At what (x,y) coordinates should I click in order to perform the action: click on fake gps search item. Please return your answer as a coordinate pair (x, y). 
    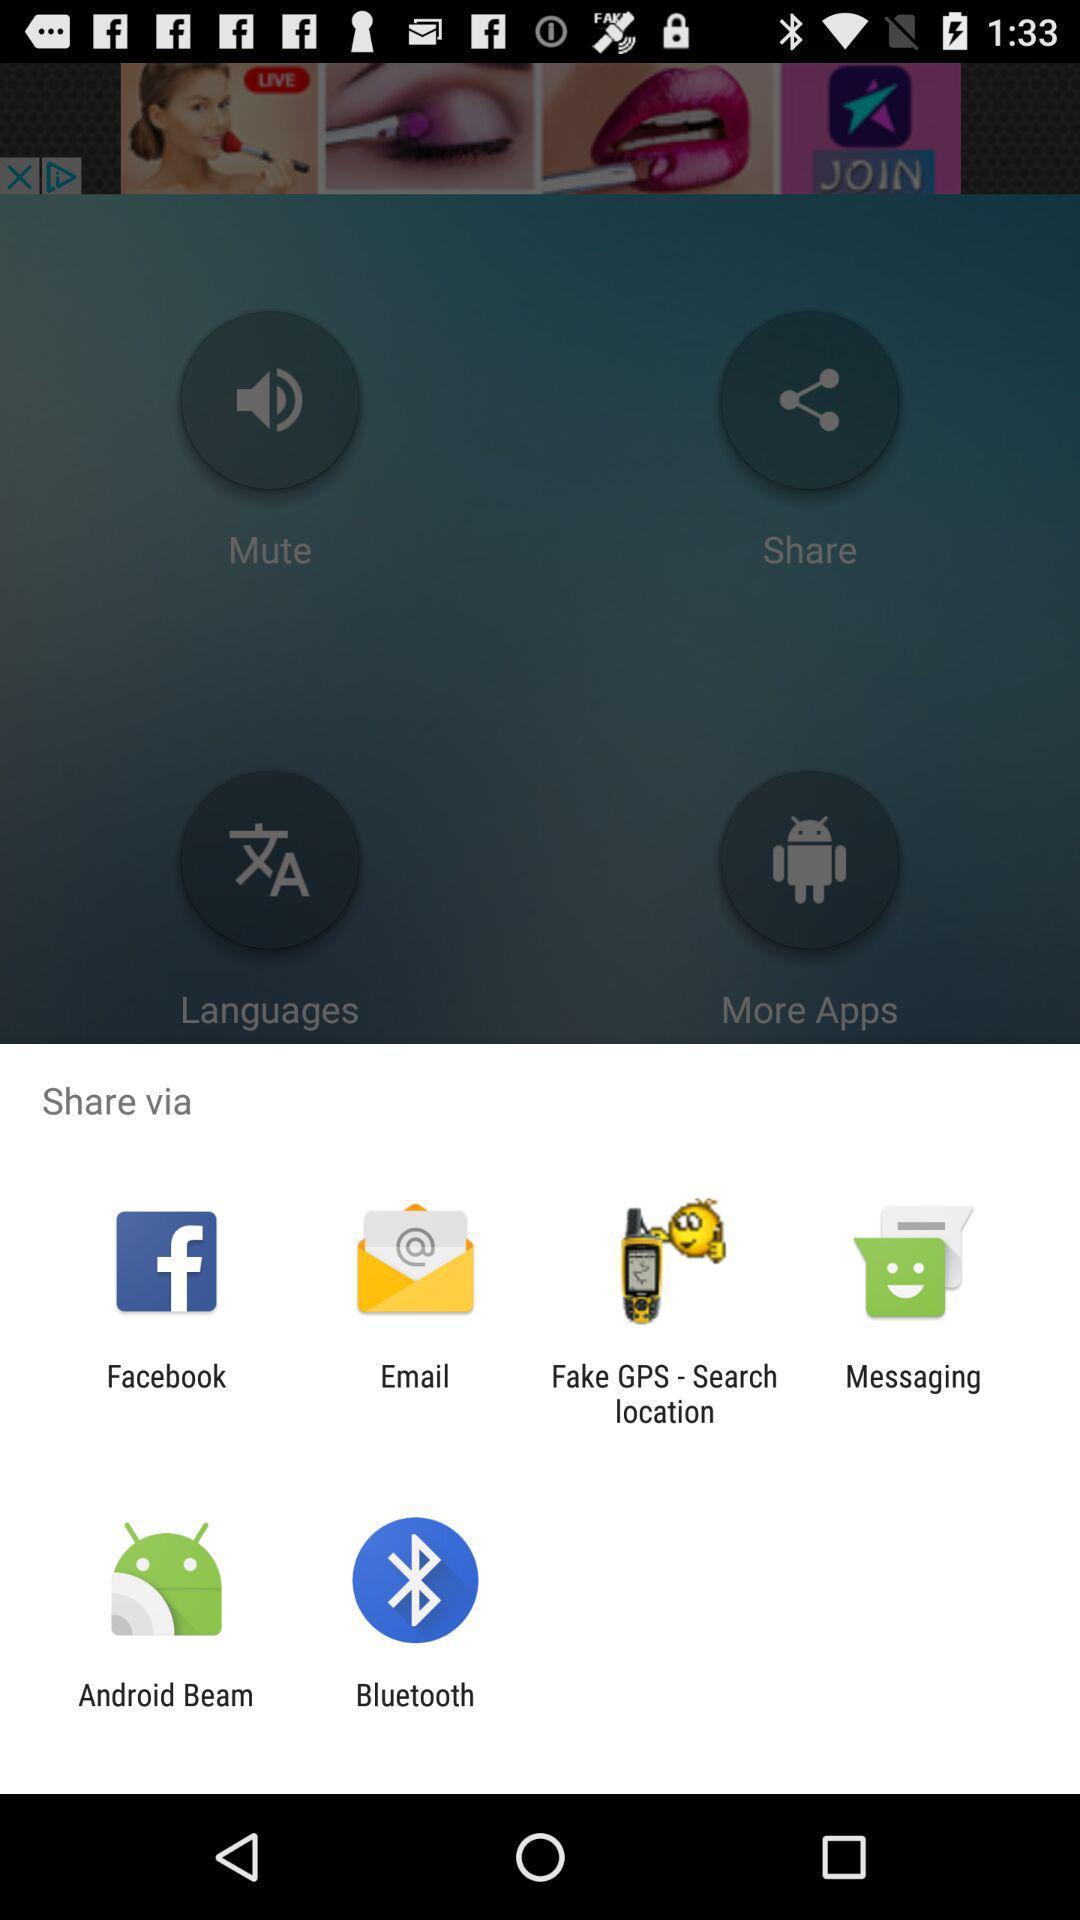
    Looking at the image, I should click on (664, 1392).